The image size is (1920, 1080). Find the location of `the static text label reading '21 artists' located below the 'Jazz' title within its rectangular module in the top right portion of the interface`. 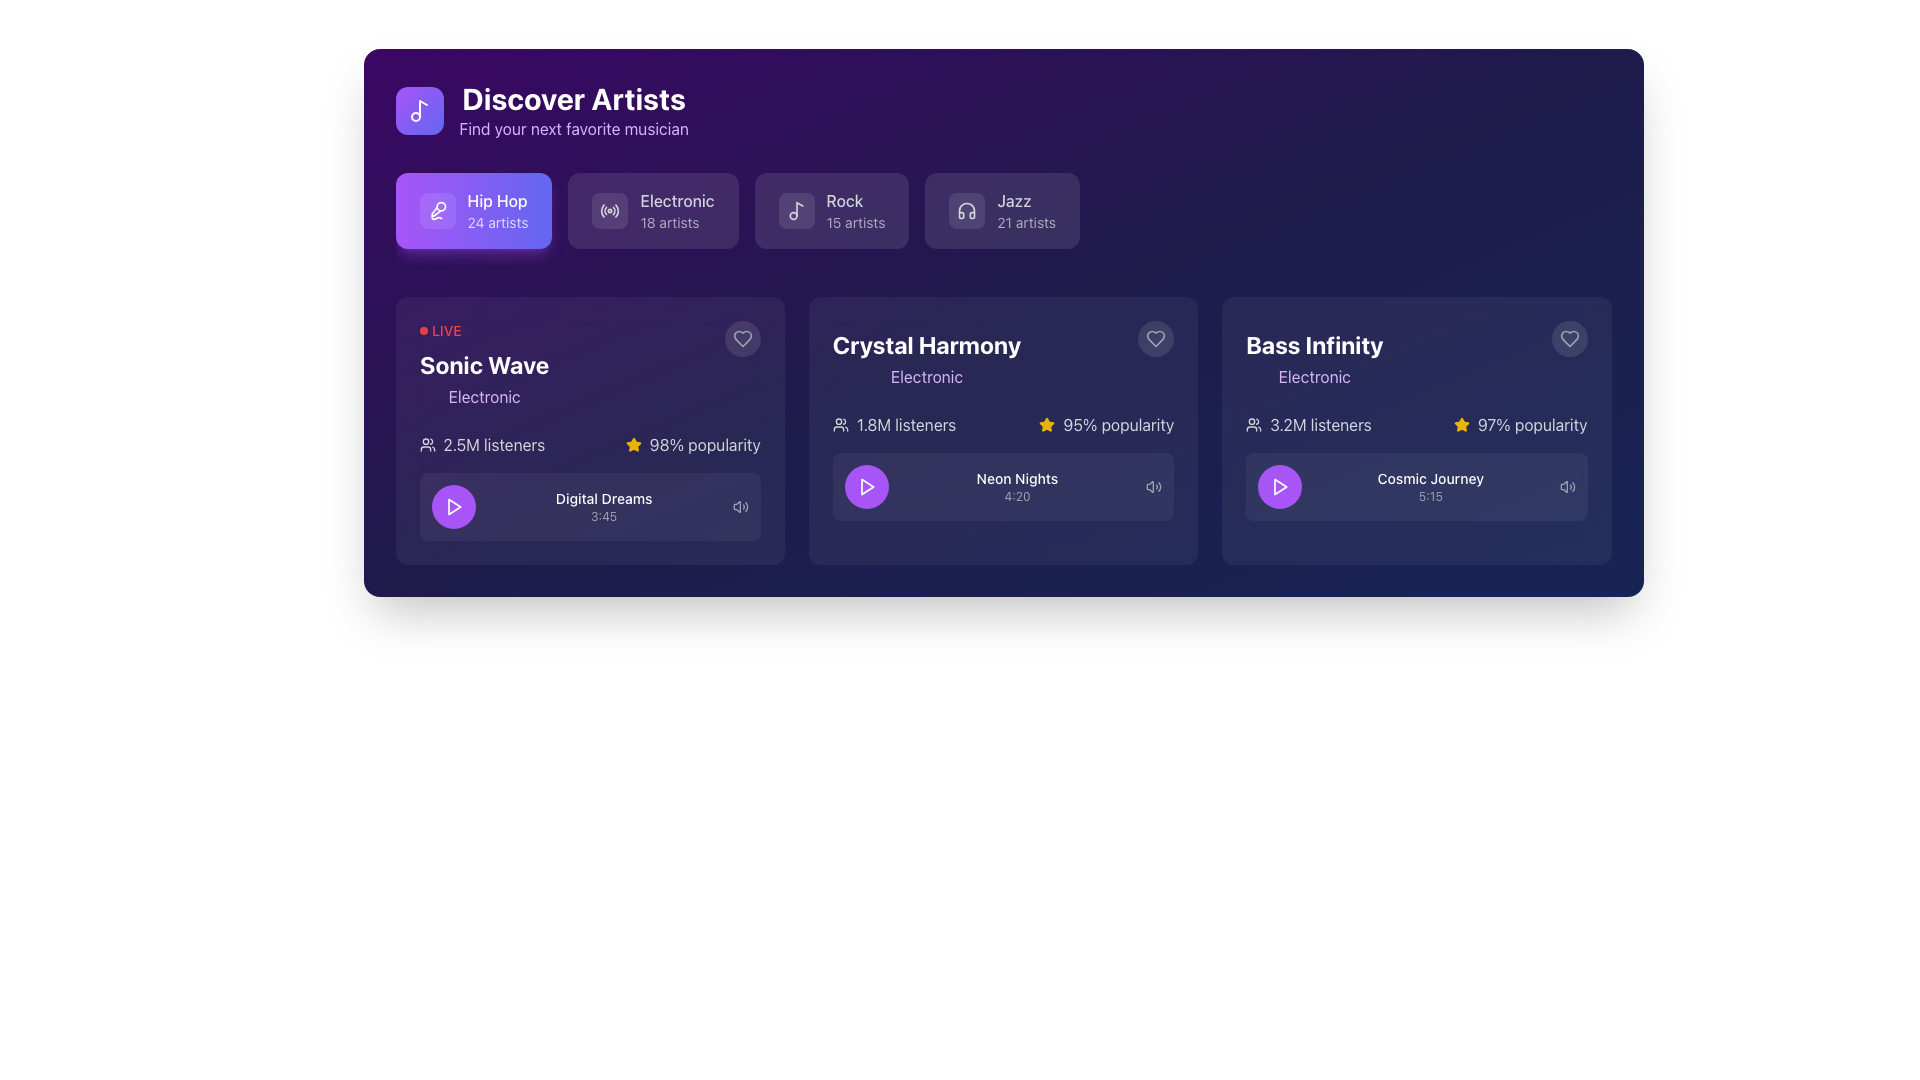

the static text label reading '21 artists' located below the 'Jazz' title within its rectangular module in the top right portion of the interface is located at coordinates (1026, 223).